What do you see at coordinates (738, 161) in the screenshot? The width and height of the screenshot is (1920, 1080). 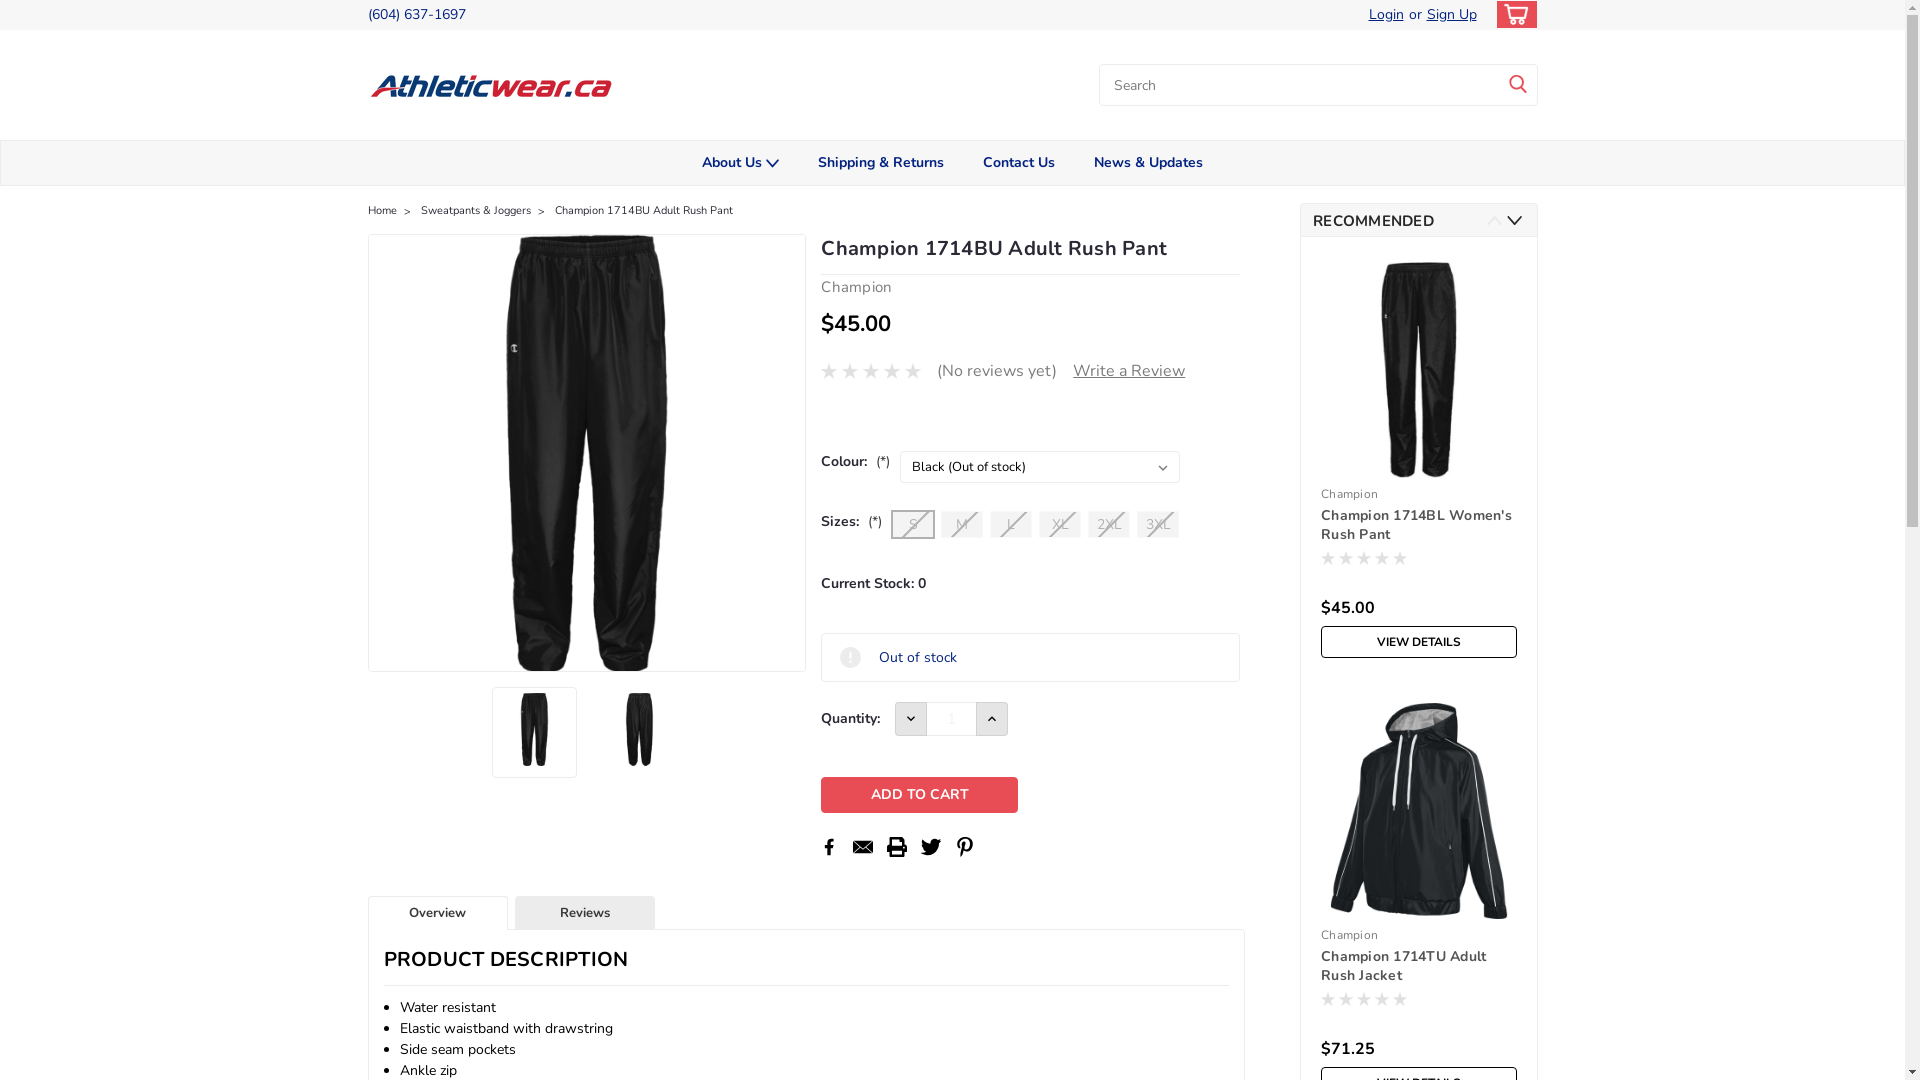 I see `'About Us'` at bounding box center [738, 161].